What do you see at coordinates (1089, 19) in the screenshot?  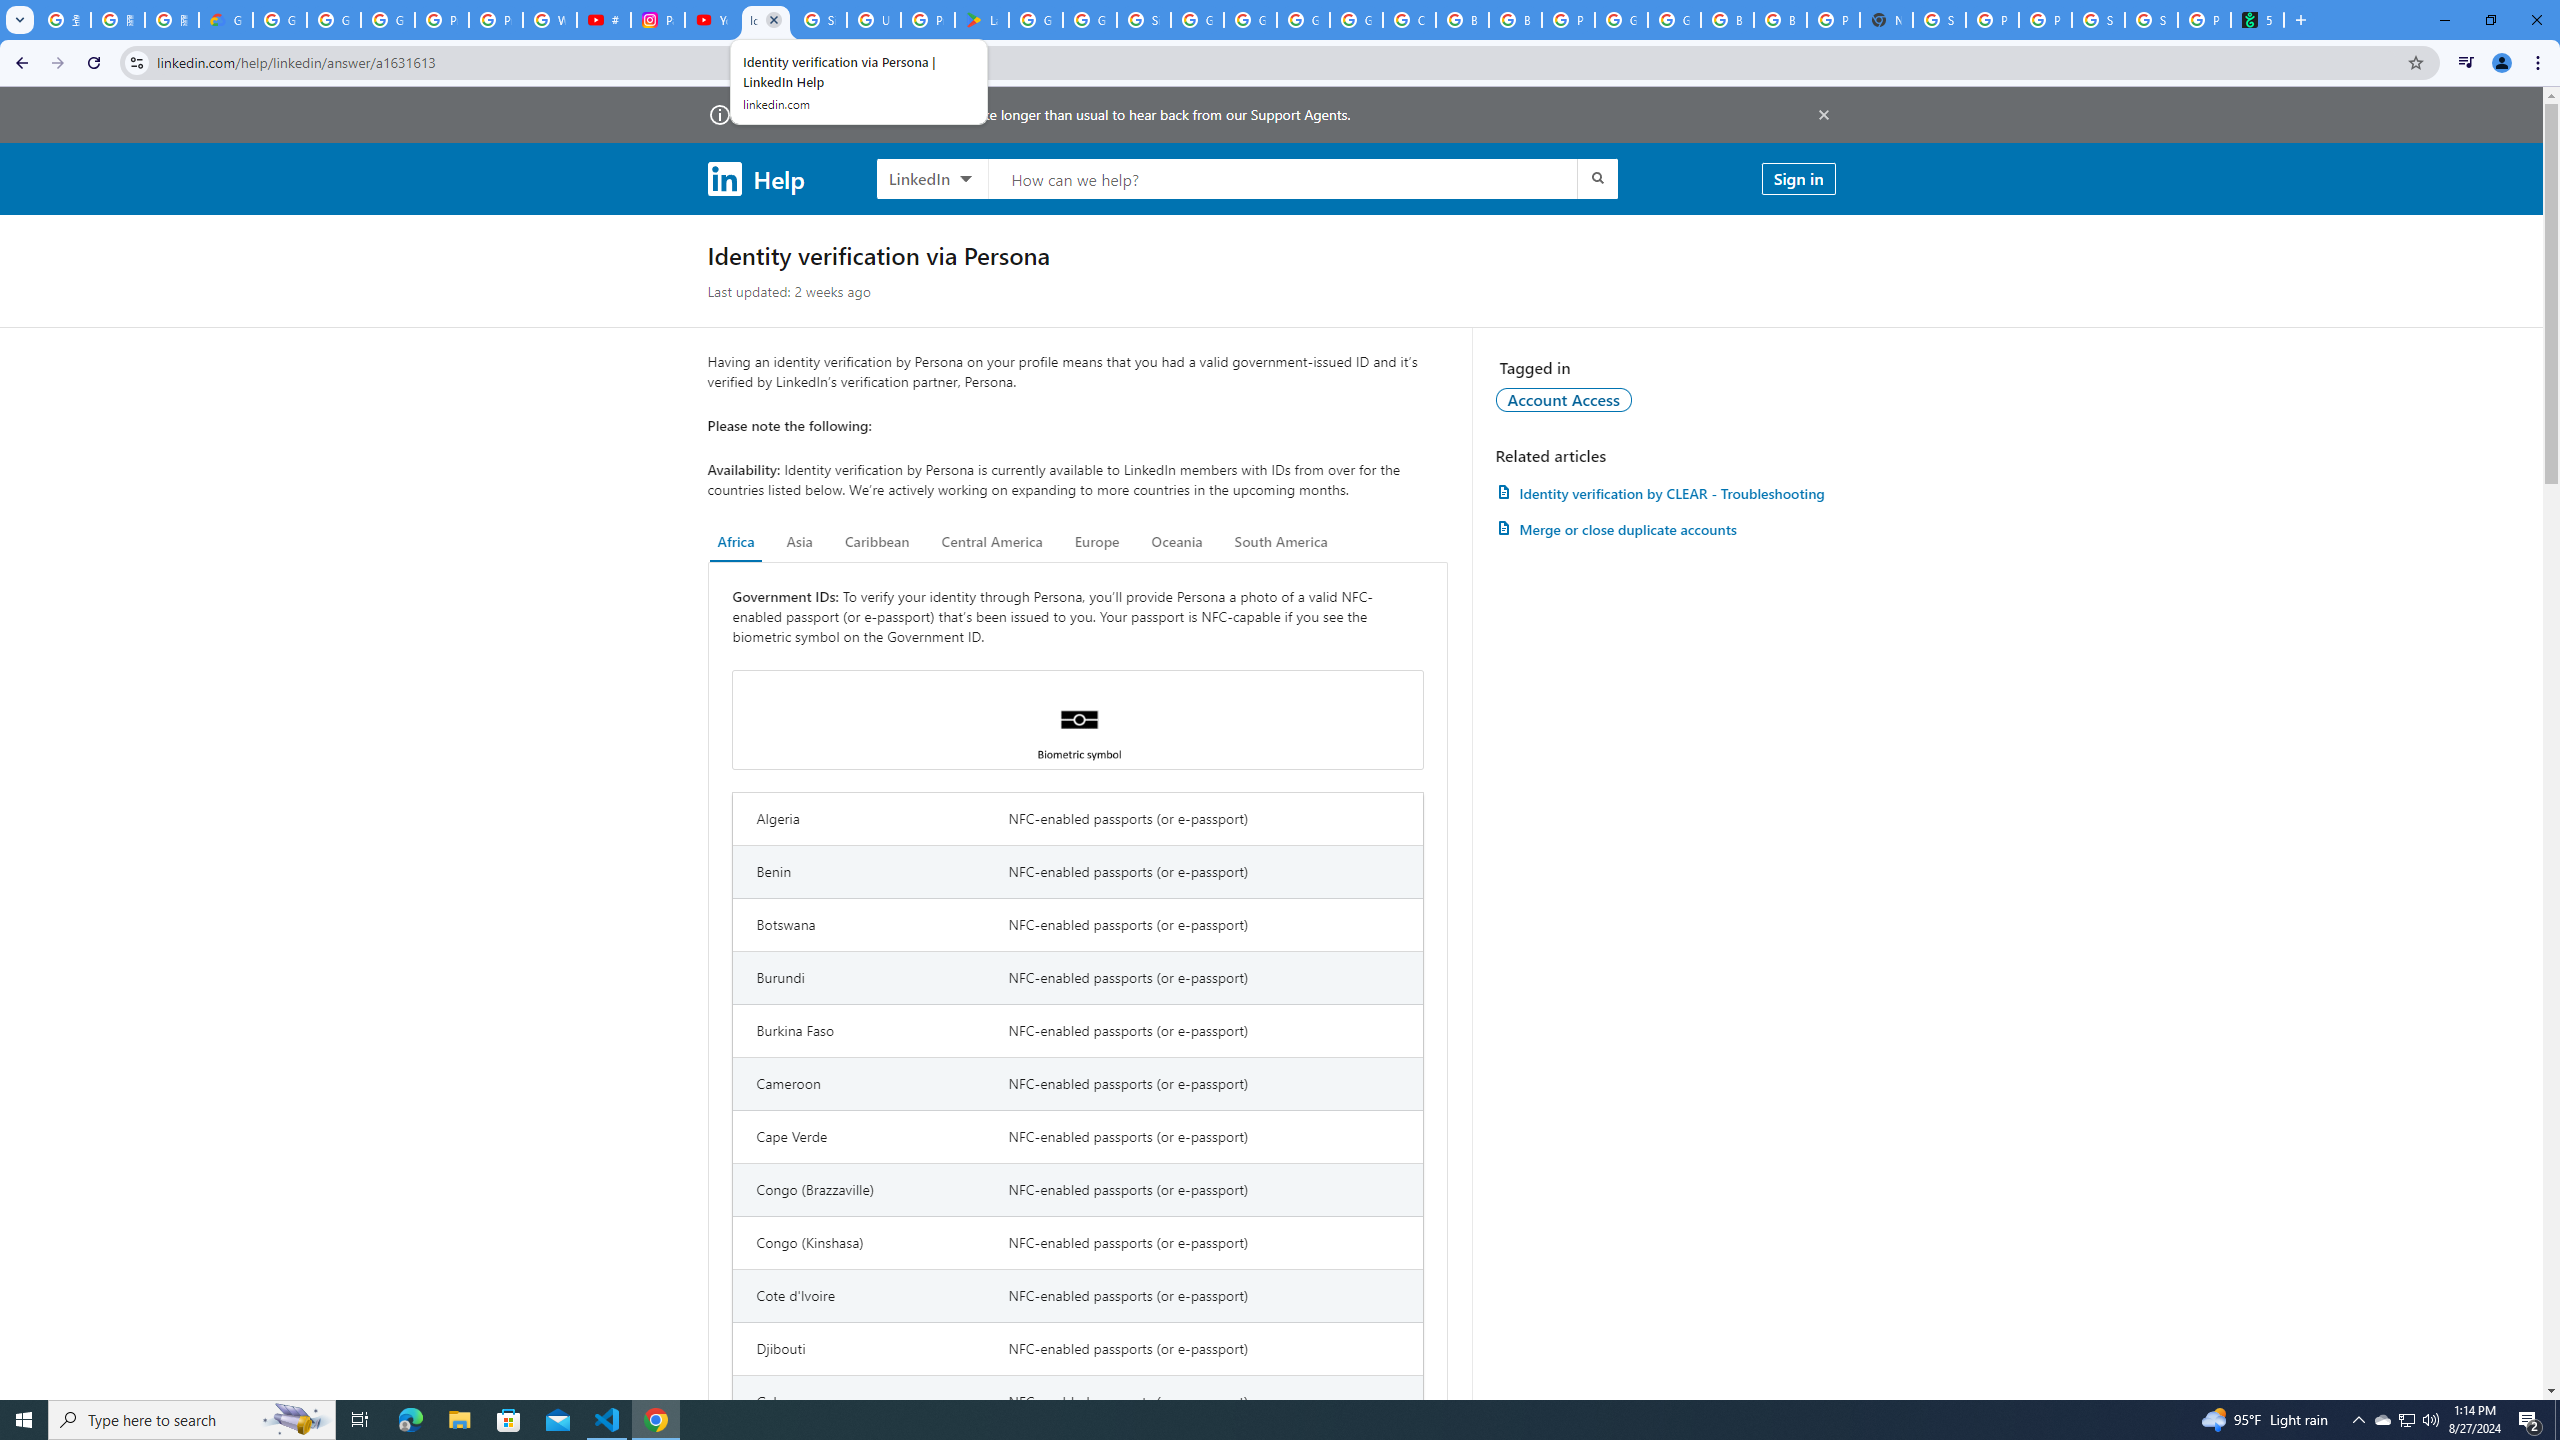 I see `'Google Workspace - Specific Terms'` at bounding box center [1089, 19].